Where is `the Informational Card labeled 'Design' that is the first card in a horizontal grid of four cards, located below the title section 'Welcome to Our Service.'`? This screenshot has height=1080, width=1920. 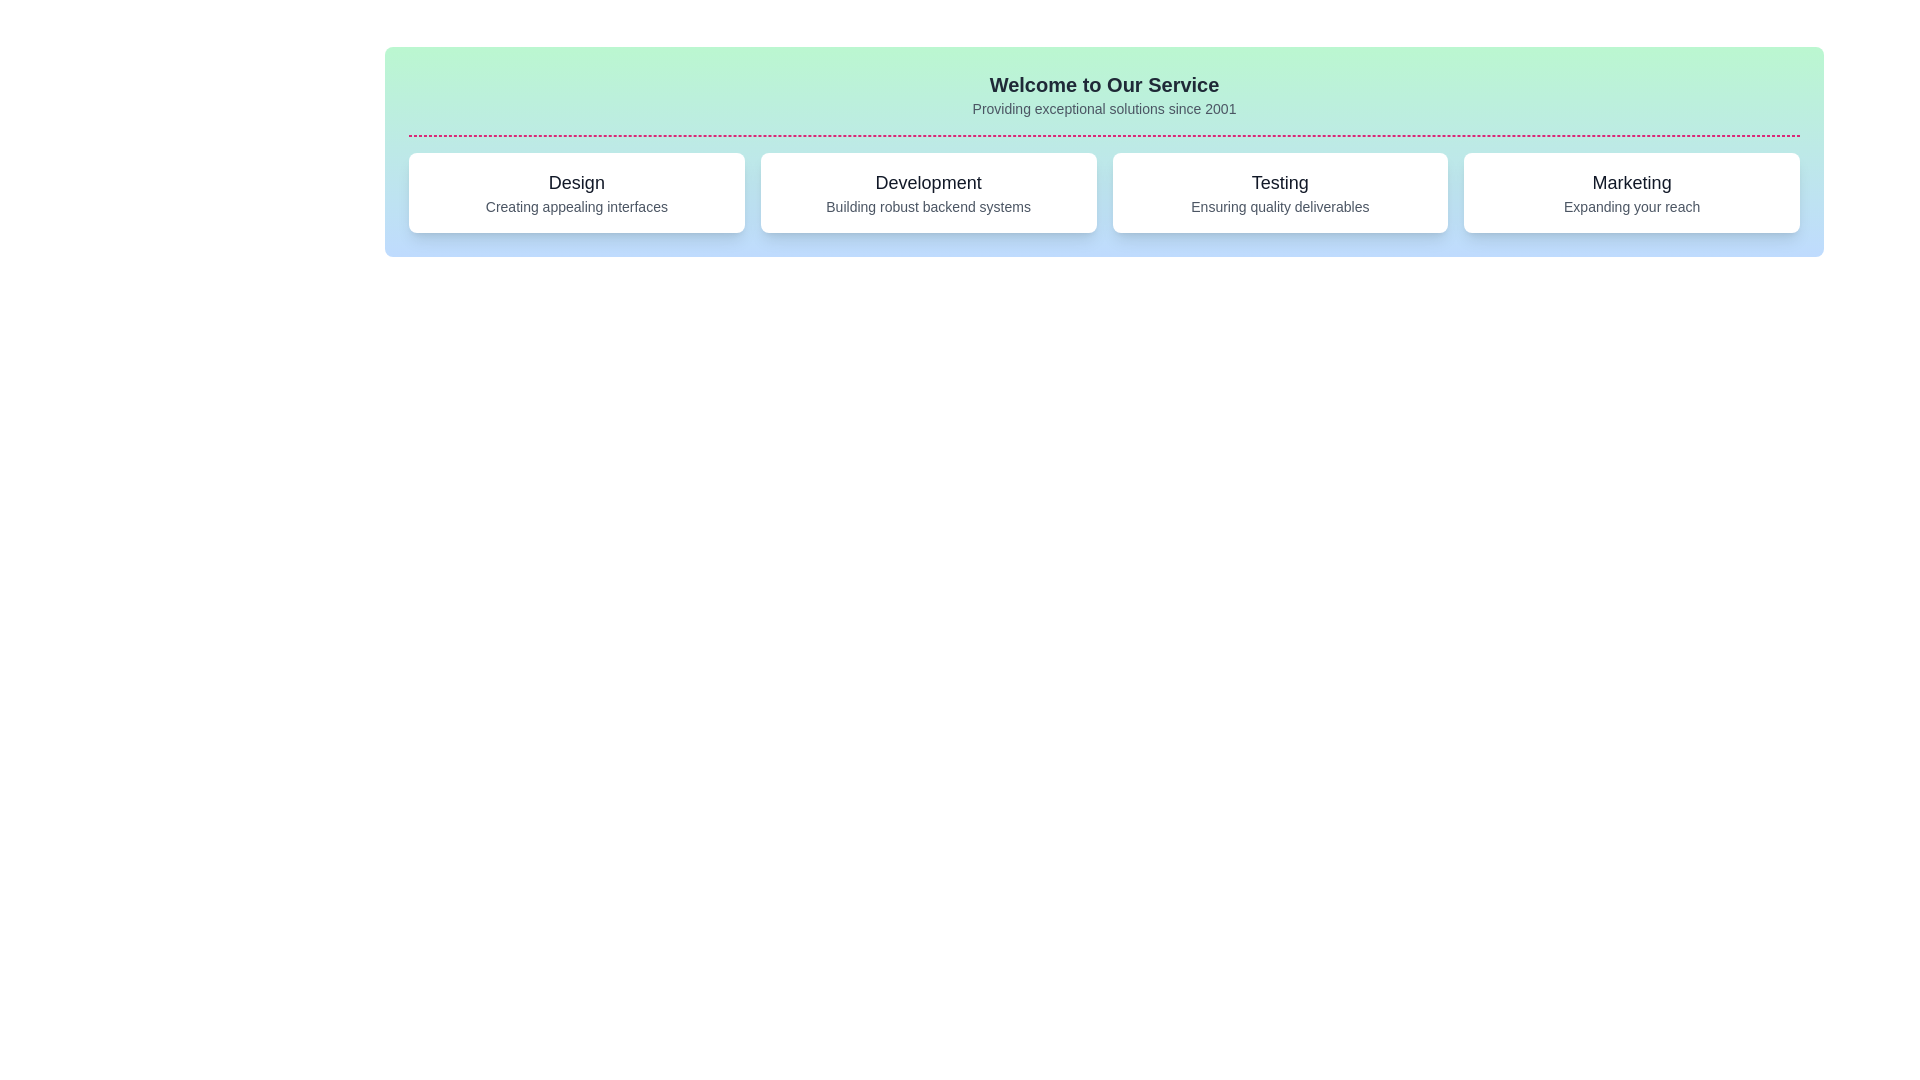
the Informational Card labeled 'Design' that is the first card in a horizontal grid of four cards, located below the title section 'Welcome to Our Service.' is located at coordinates (575, 192).